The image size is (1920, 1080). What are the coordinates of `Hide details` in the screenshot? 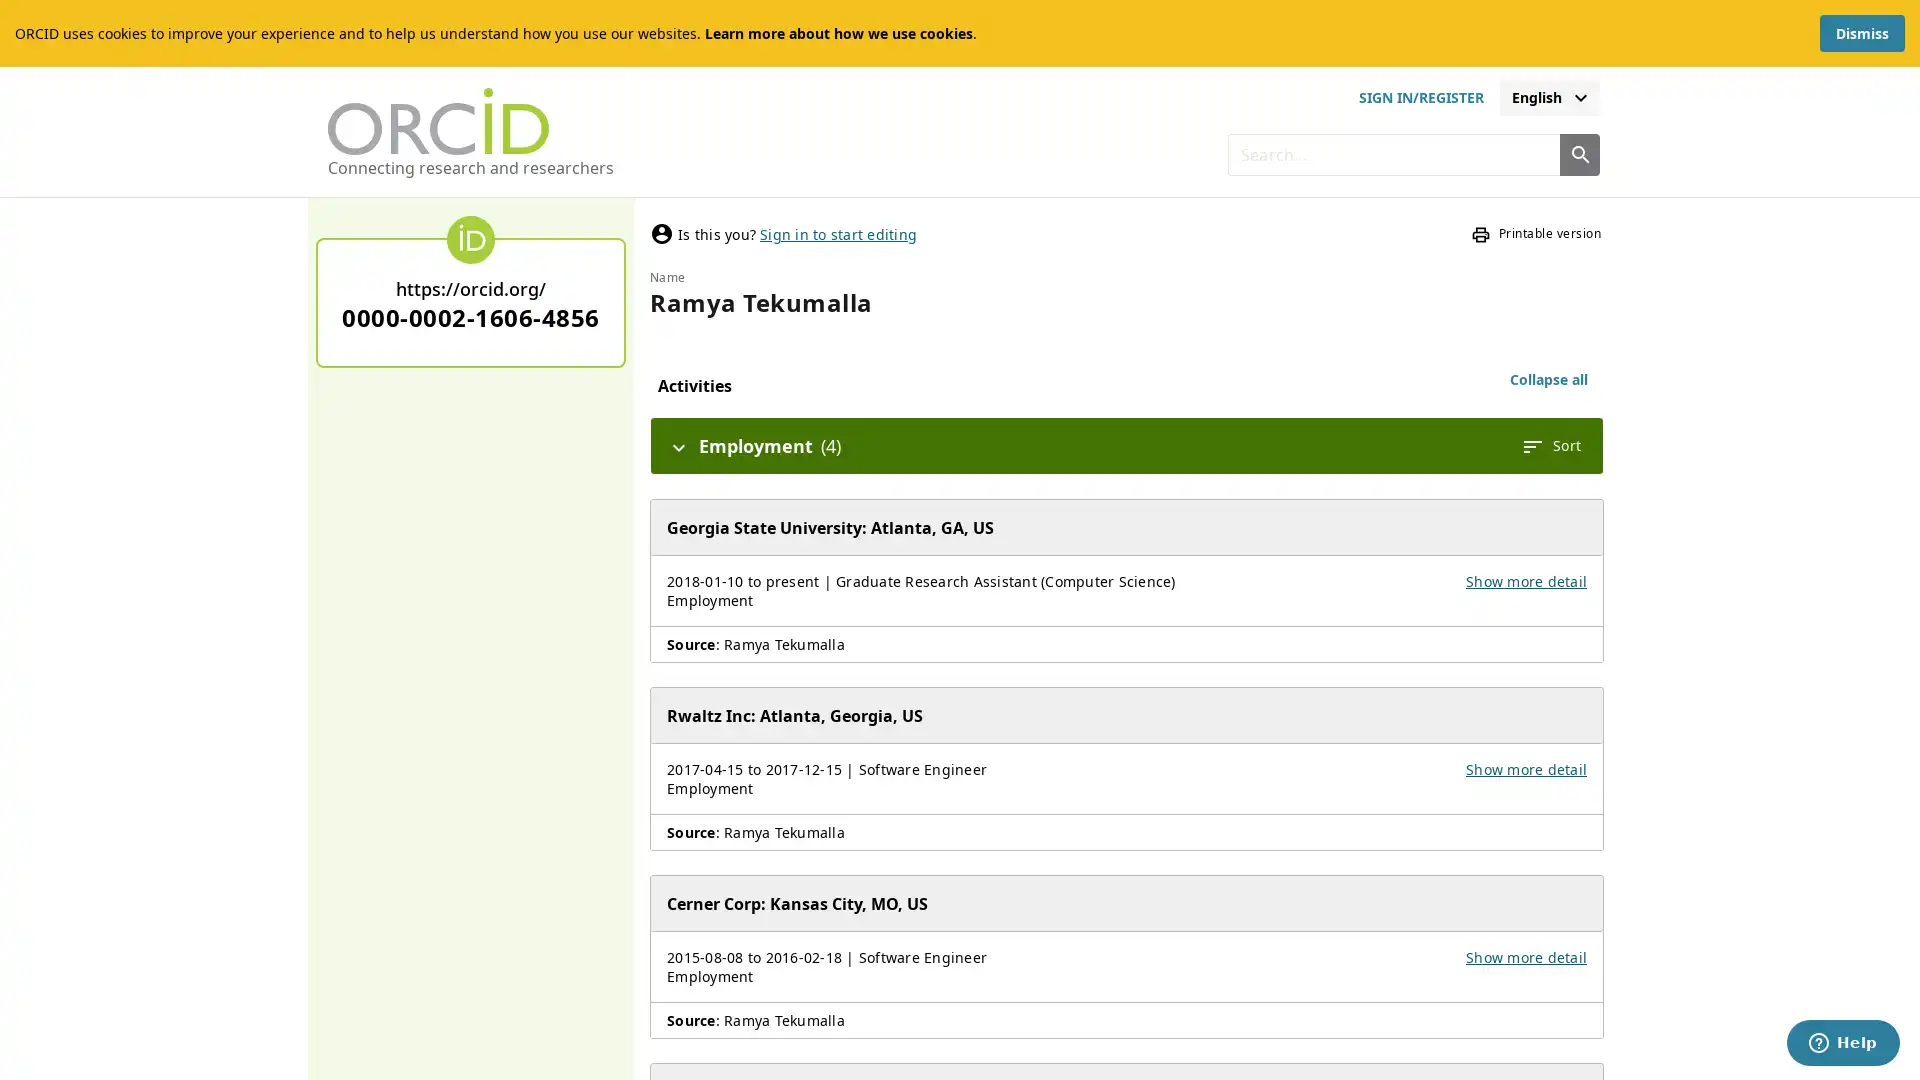 It's located at (678, 445).